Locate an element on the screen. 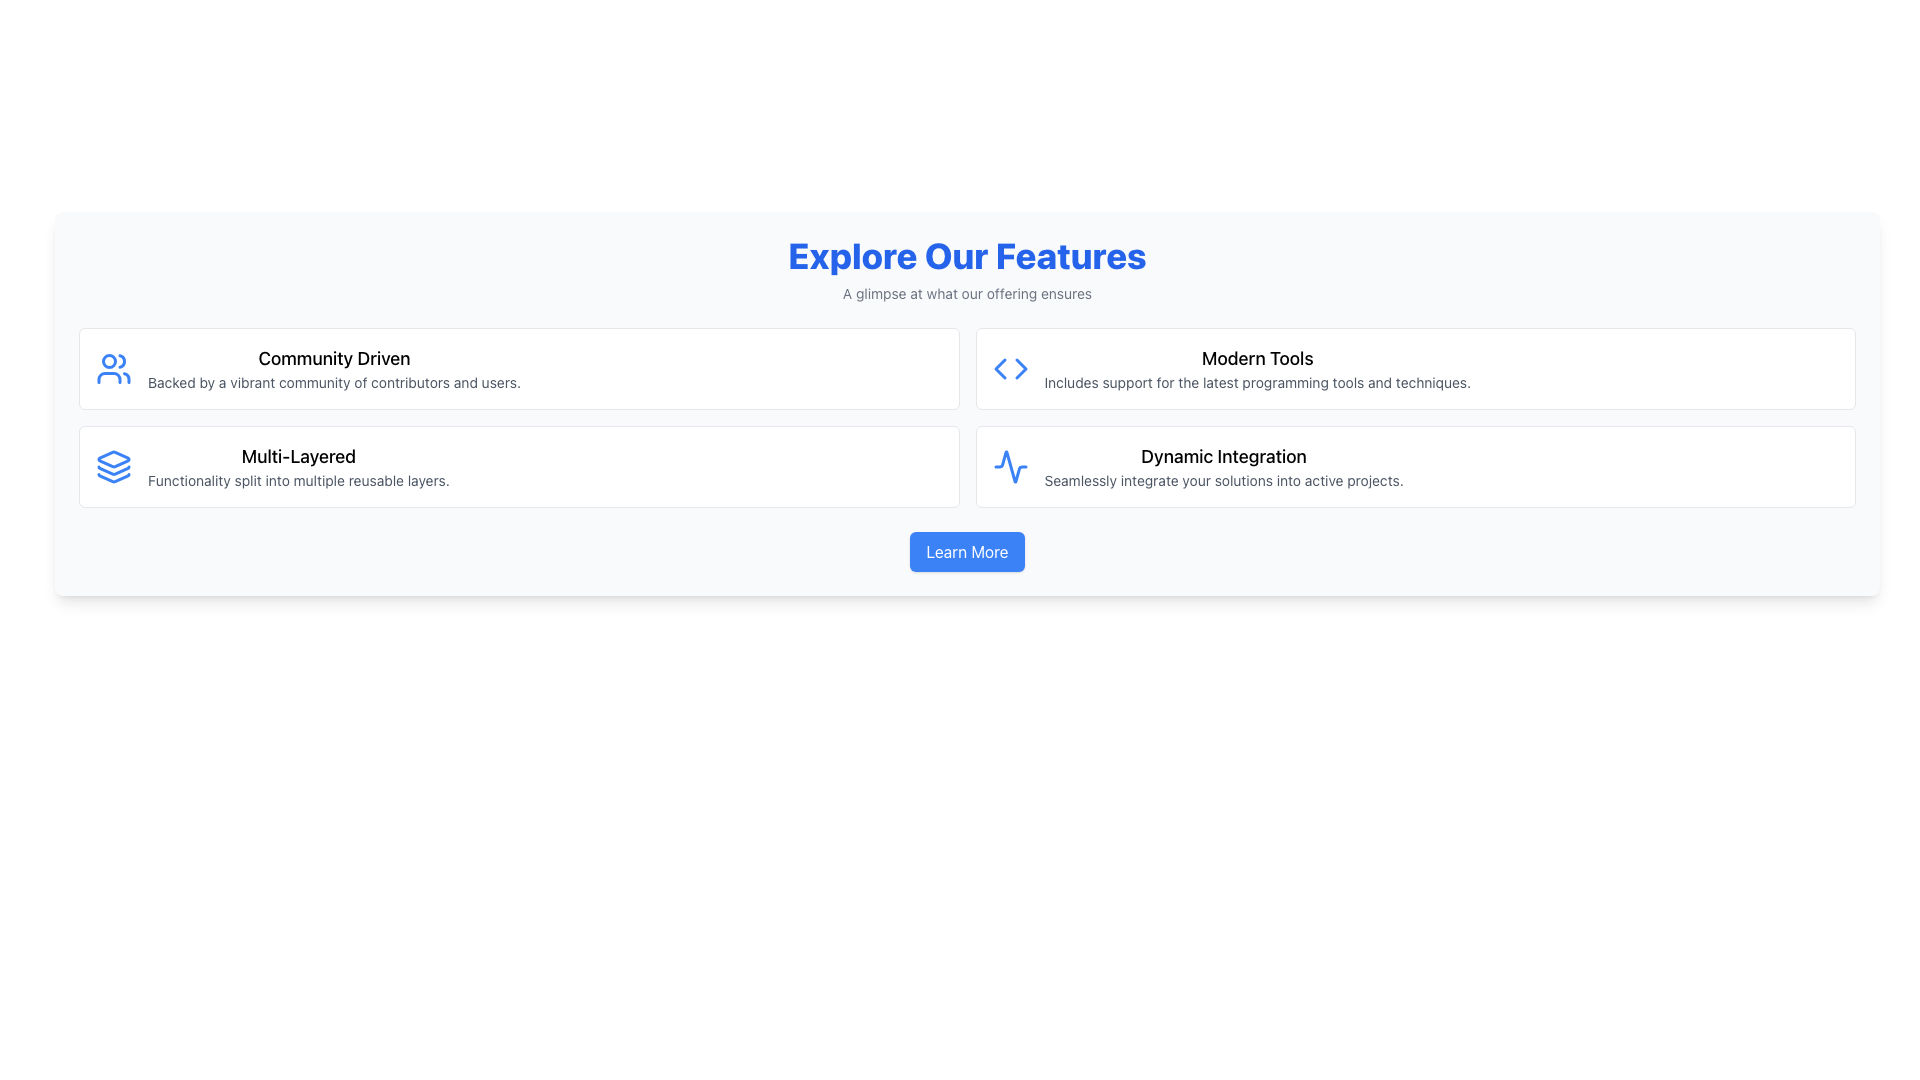 Image resolution: width=1920 pixels, height=1080 pixels. information from the Textual description component located in the upper right quadrant of the interface, specifically in the second column of the features grid, to the right of the 'Community Driven' section and above the 'Dynamic Integration' section is located at coordinates (1256, 369).